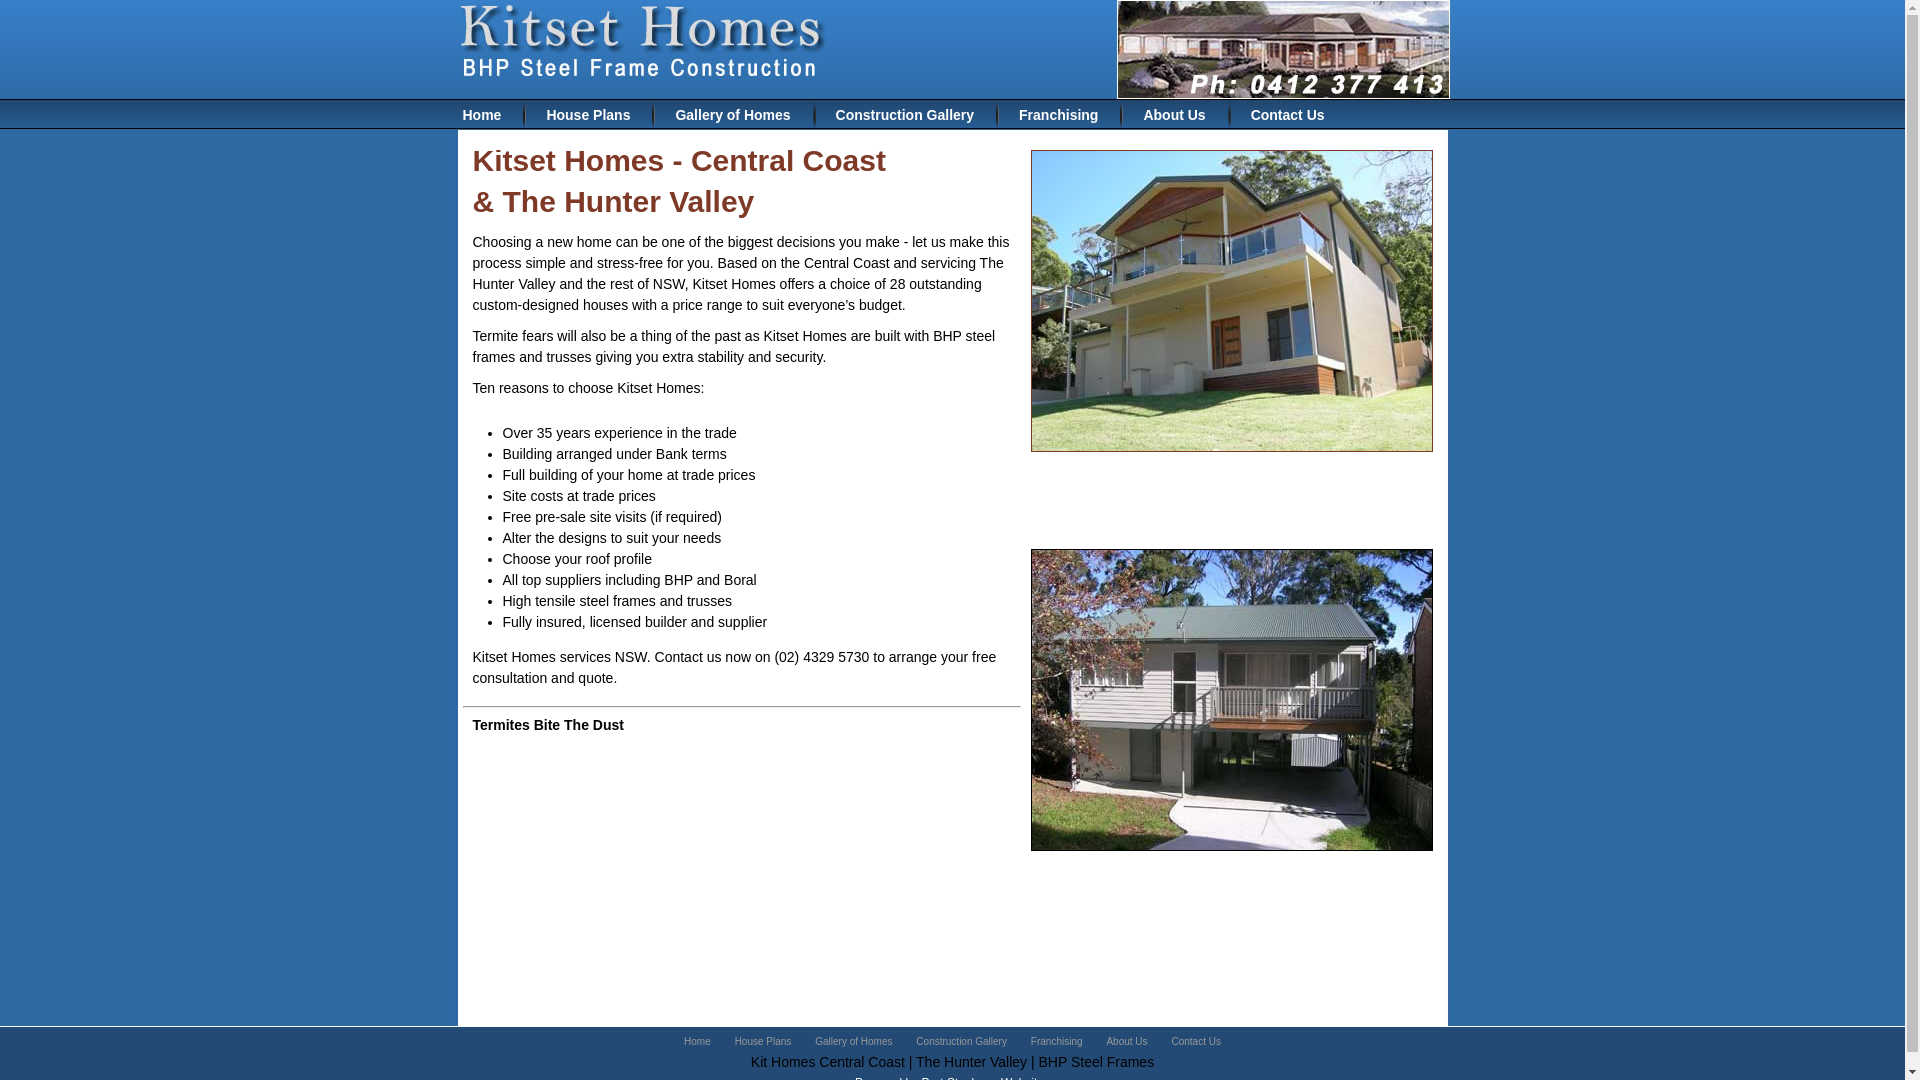  Describe the element at coordinates (1055, 1040) in the screenshot. I see `'Franchising'` at that location.